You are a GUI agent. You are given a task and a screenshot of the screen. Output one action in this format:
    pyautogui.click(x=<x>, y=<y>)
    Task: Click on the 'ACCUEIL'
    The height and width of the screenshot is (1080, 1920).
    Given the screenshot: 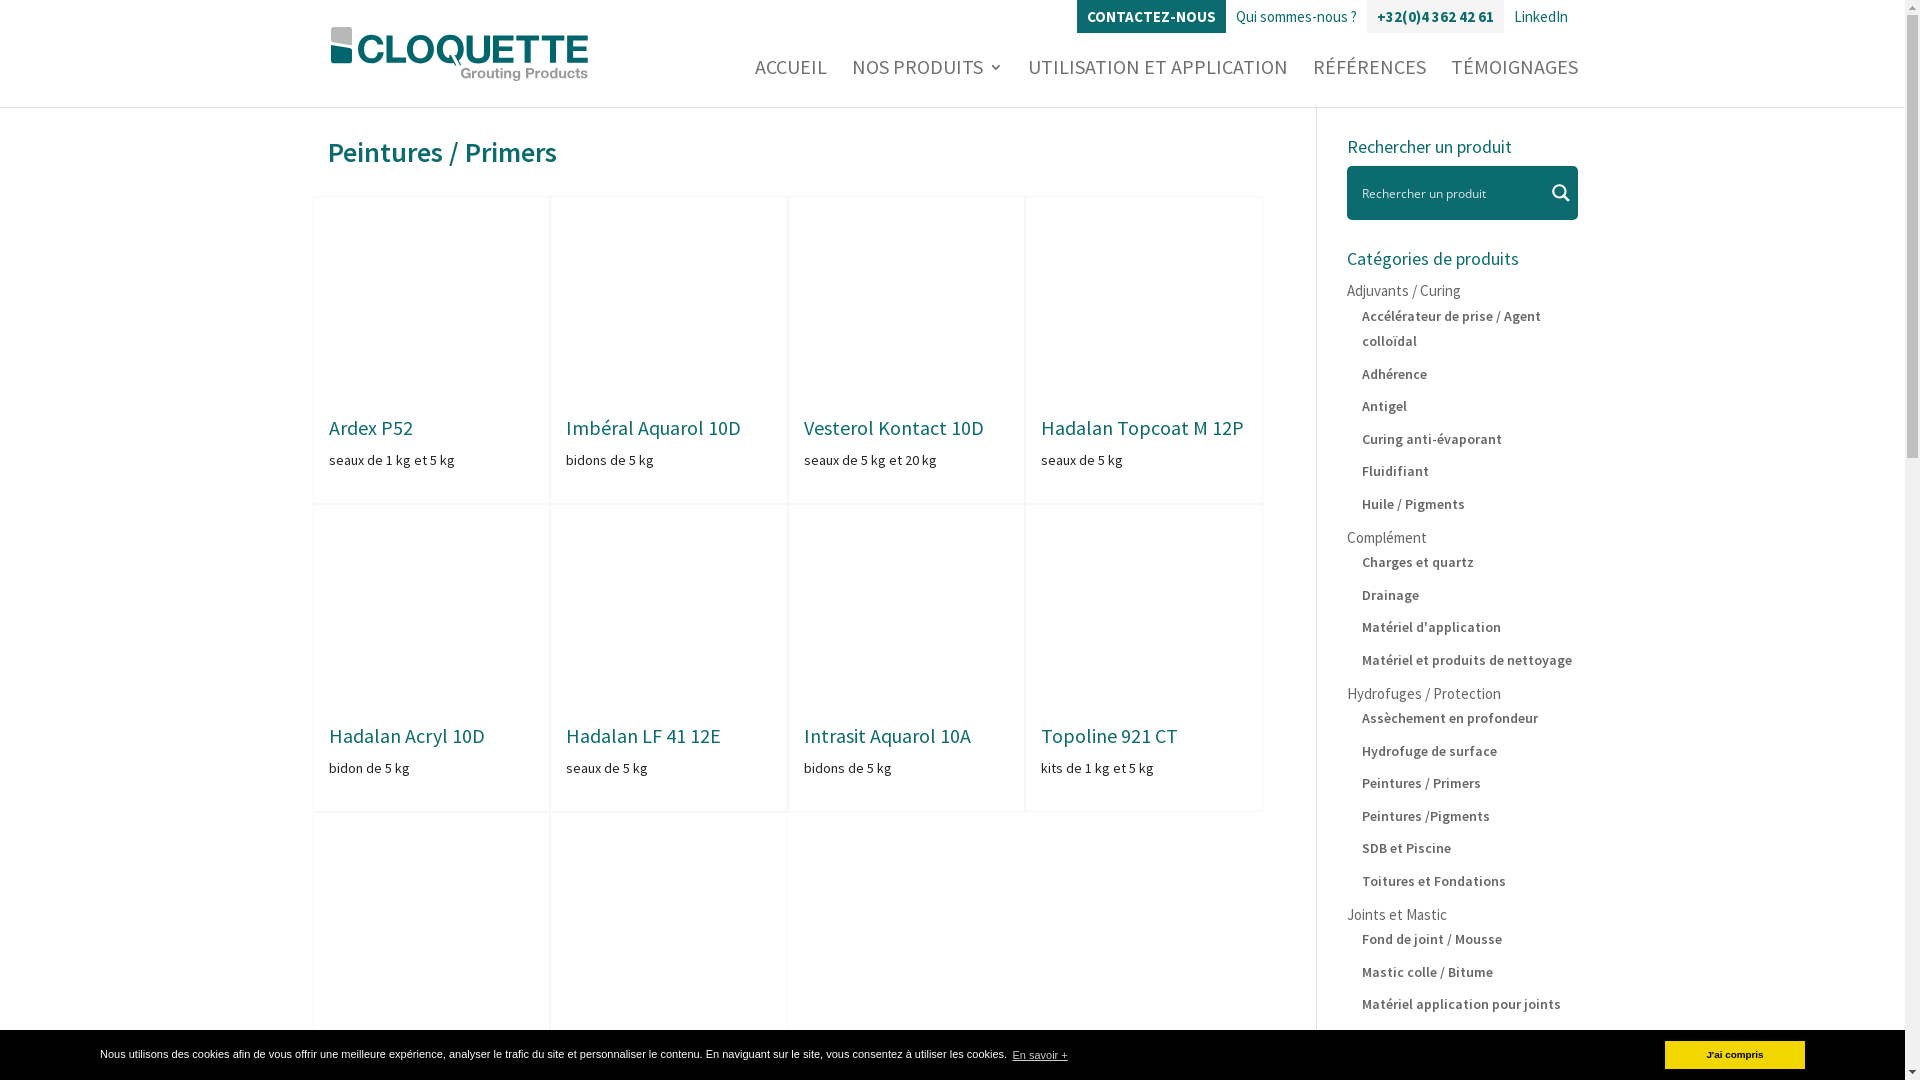 What is the action you would take?
    pyautogui.click(x=789, y=82)
    